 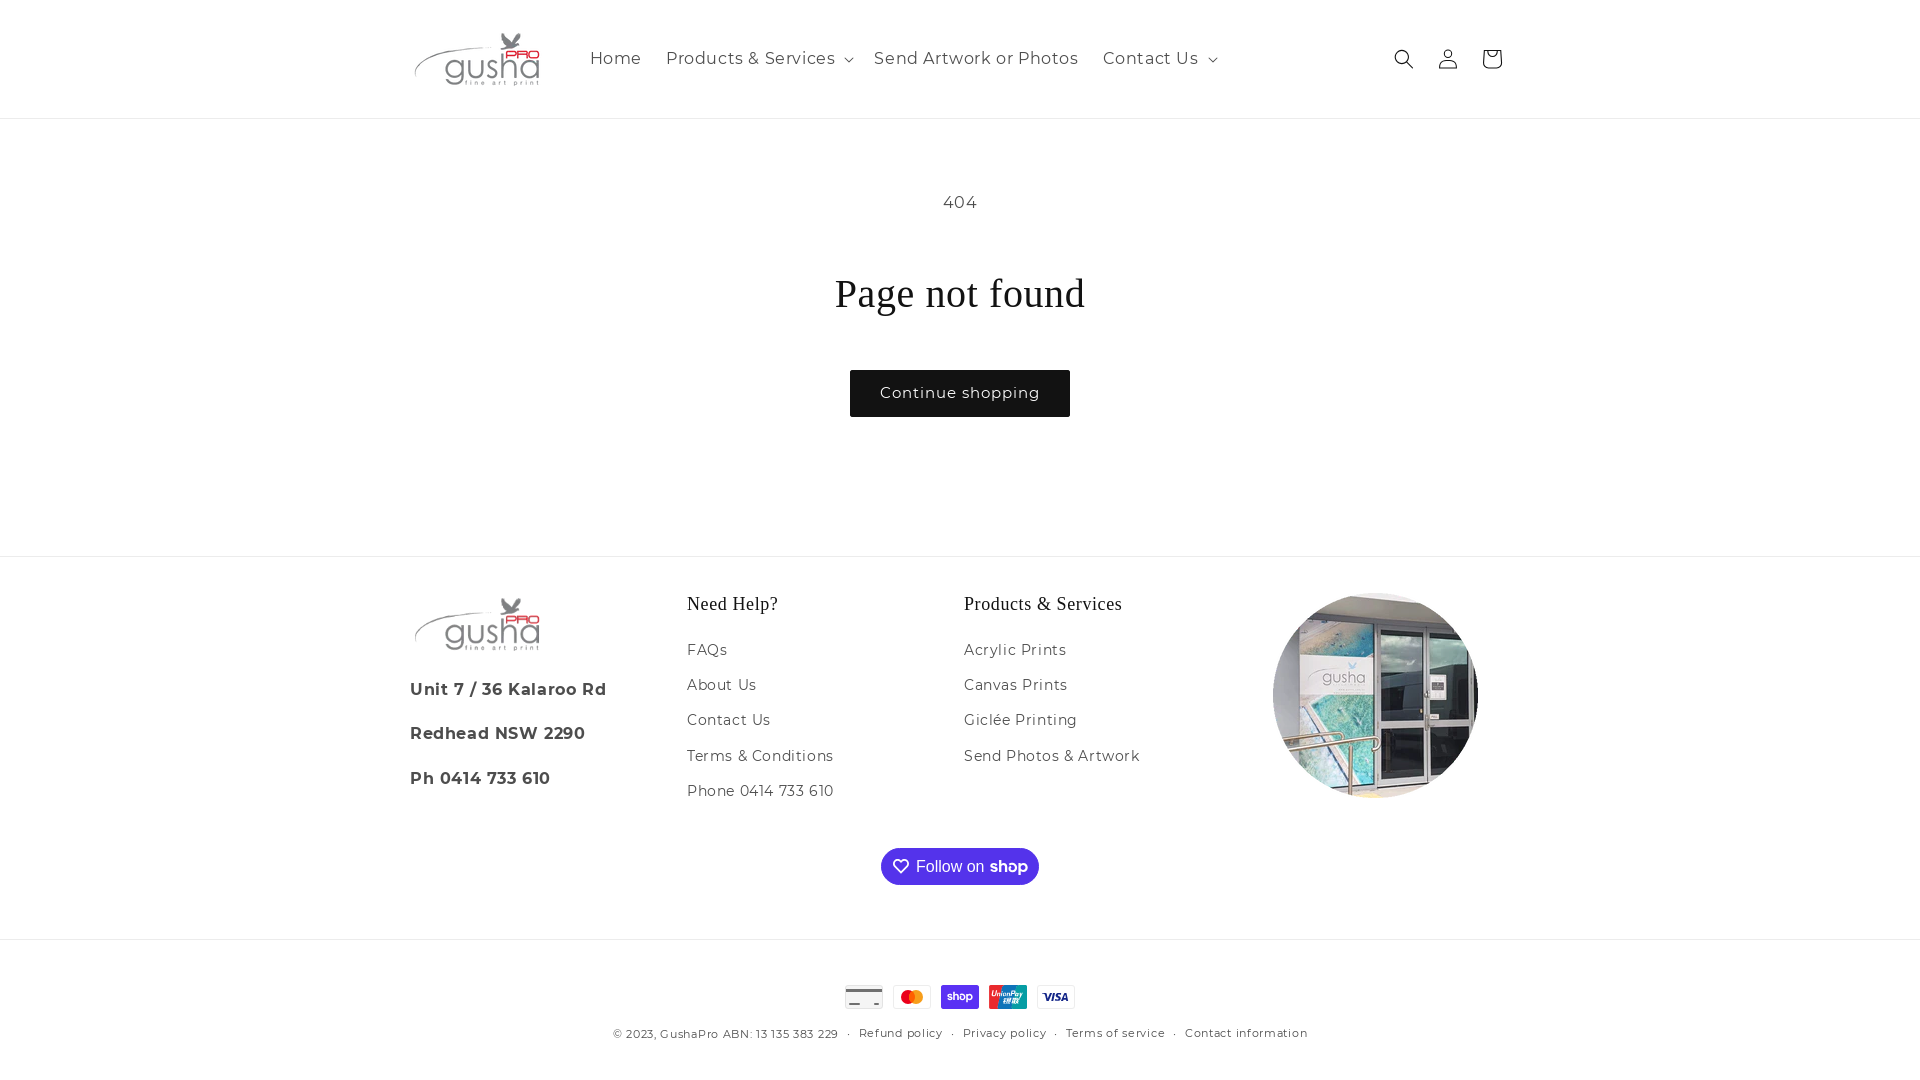 What do you see at coordinates (1448, 57) in the screenshot?
I see `'Log in'` at bounding box center [1448, 57].